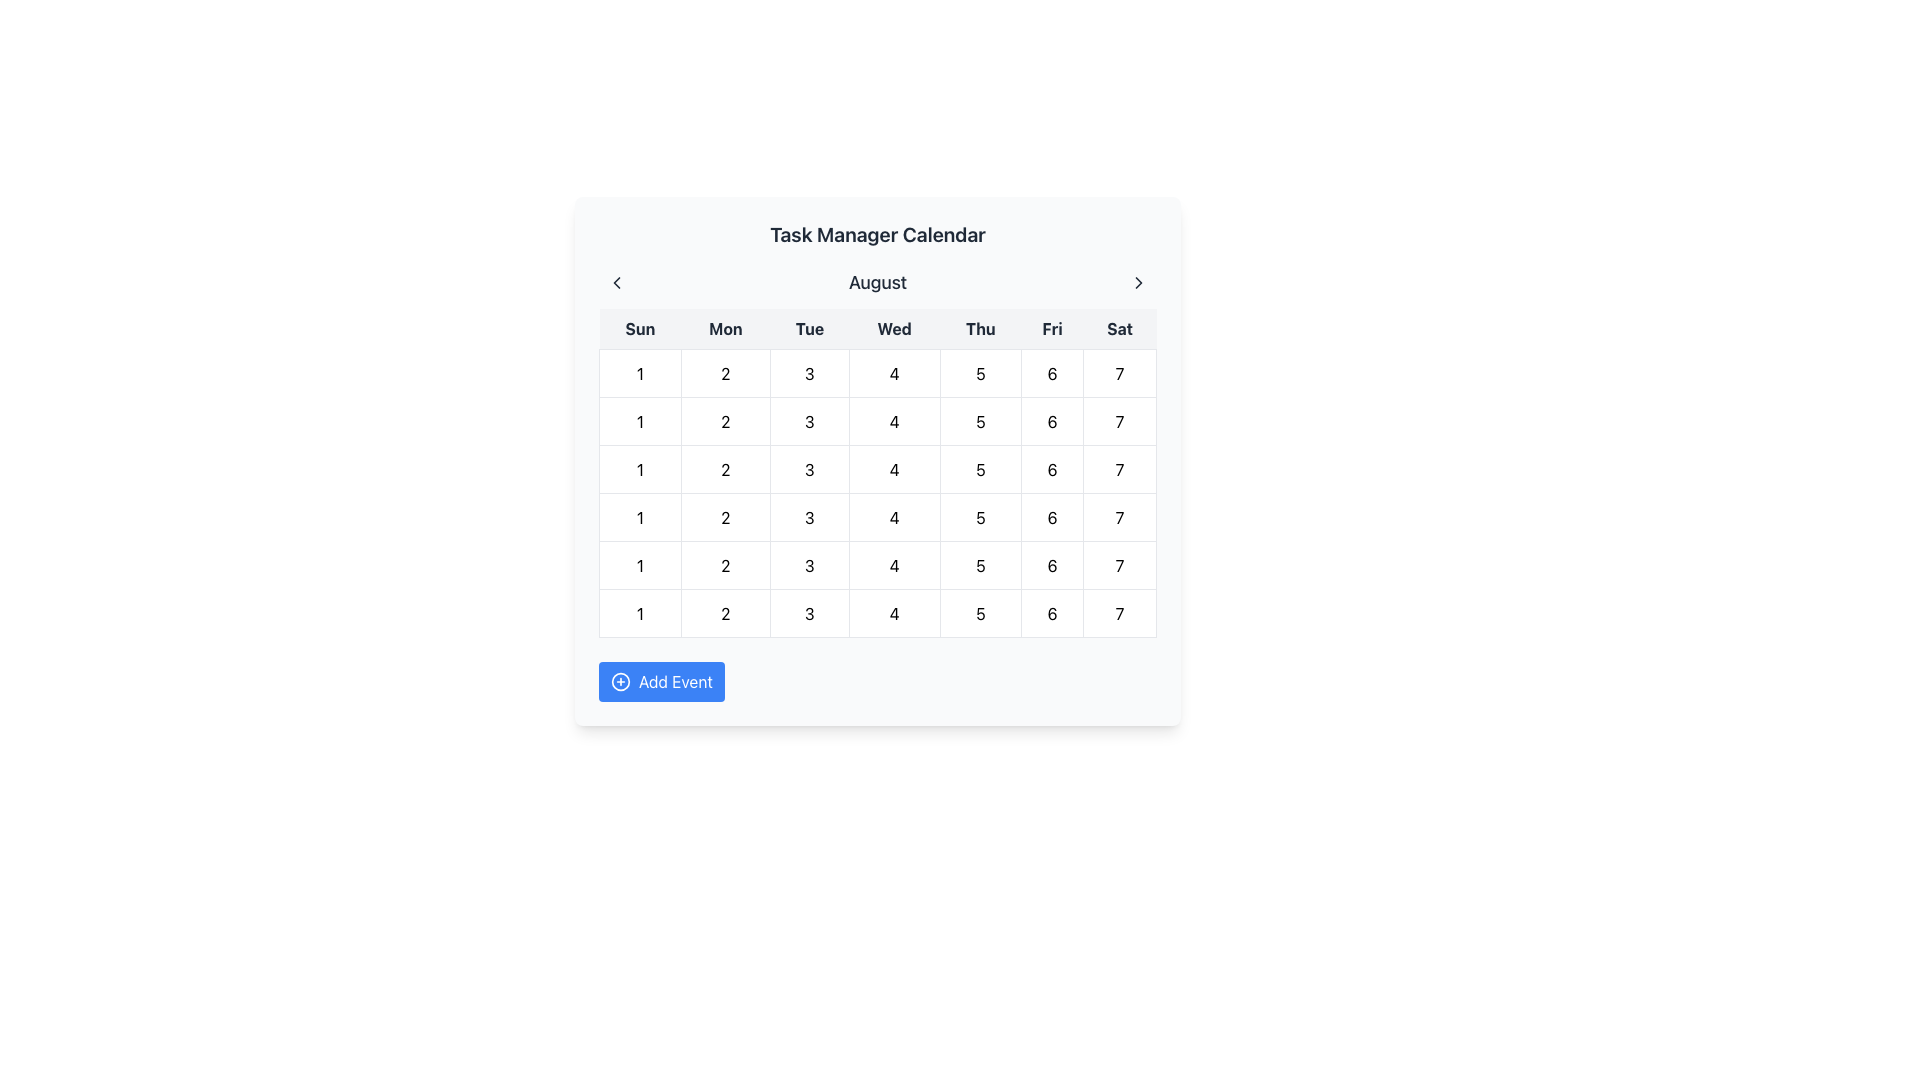  Describe the element at coordinates (640, 328) in the screenshot. I see `the static text element that labels the first day of the week in the calendar view, specifically the 'Sun' cell located at the top left of the calendar grid` at that location.